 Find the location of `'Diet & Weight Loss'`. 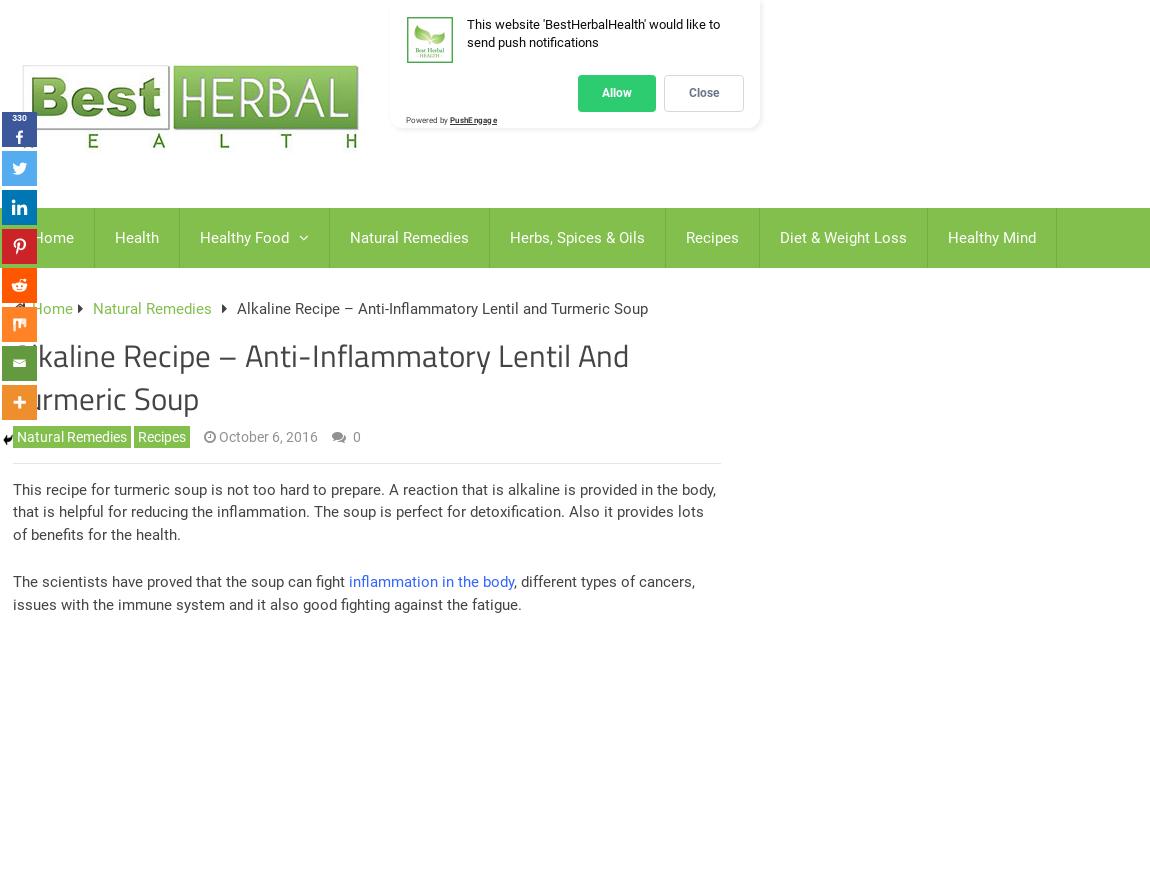

'Diet & Weight Loss' is located at coordinates (842, 237).